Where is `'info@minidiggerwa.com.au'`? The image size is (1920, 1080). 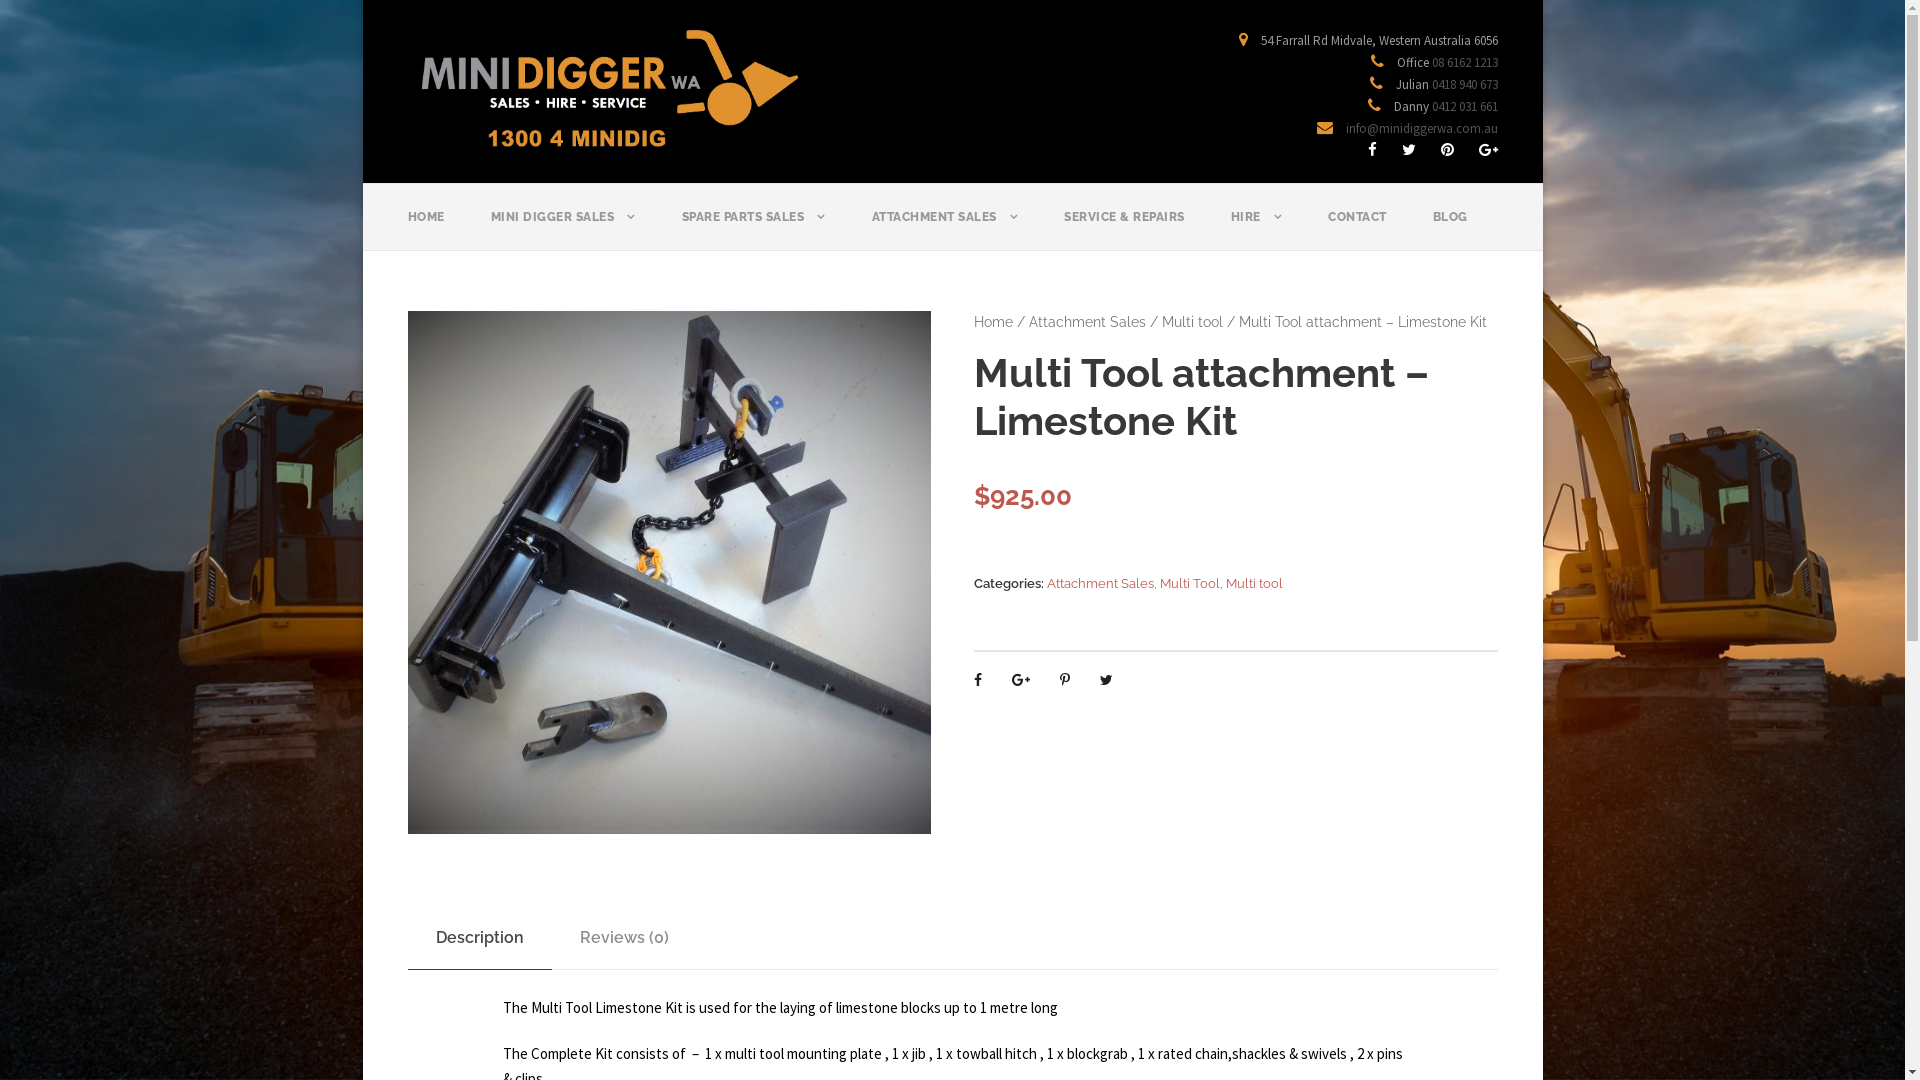 'info@minidiggerwa.com.au' is located at coordinates (1420, 128).